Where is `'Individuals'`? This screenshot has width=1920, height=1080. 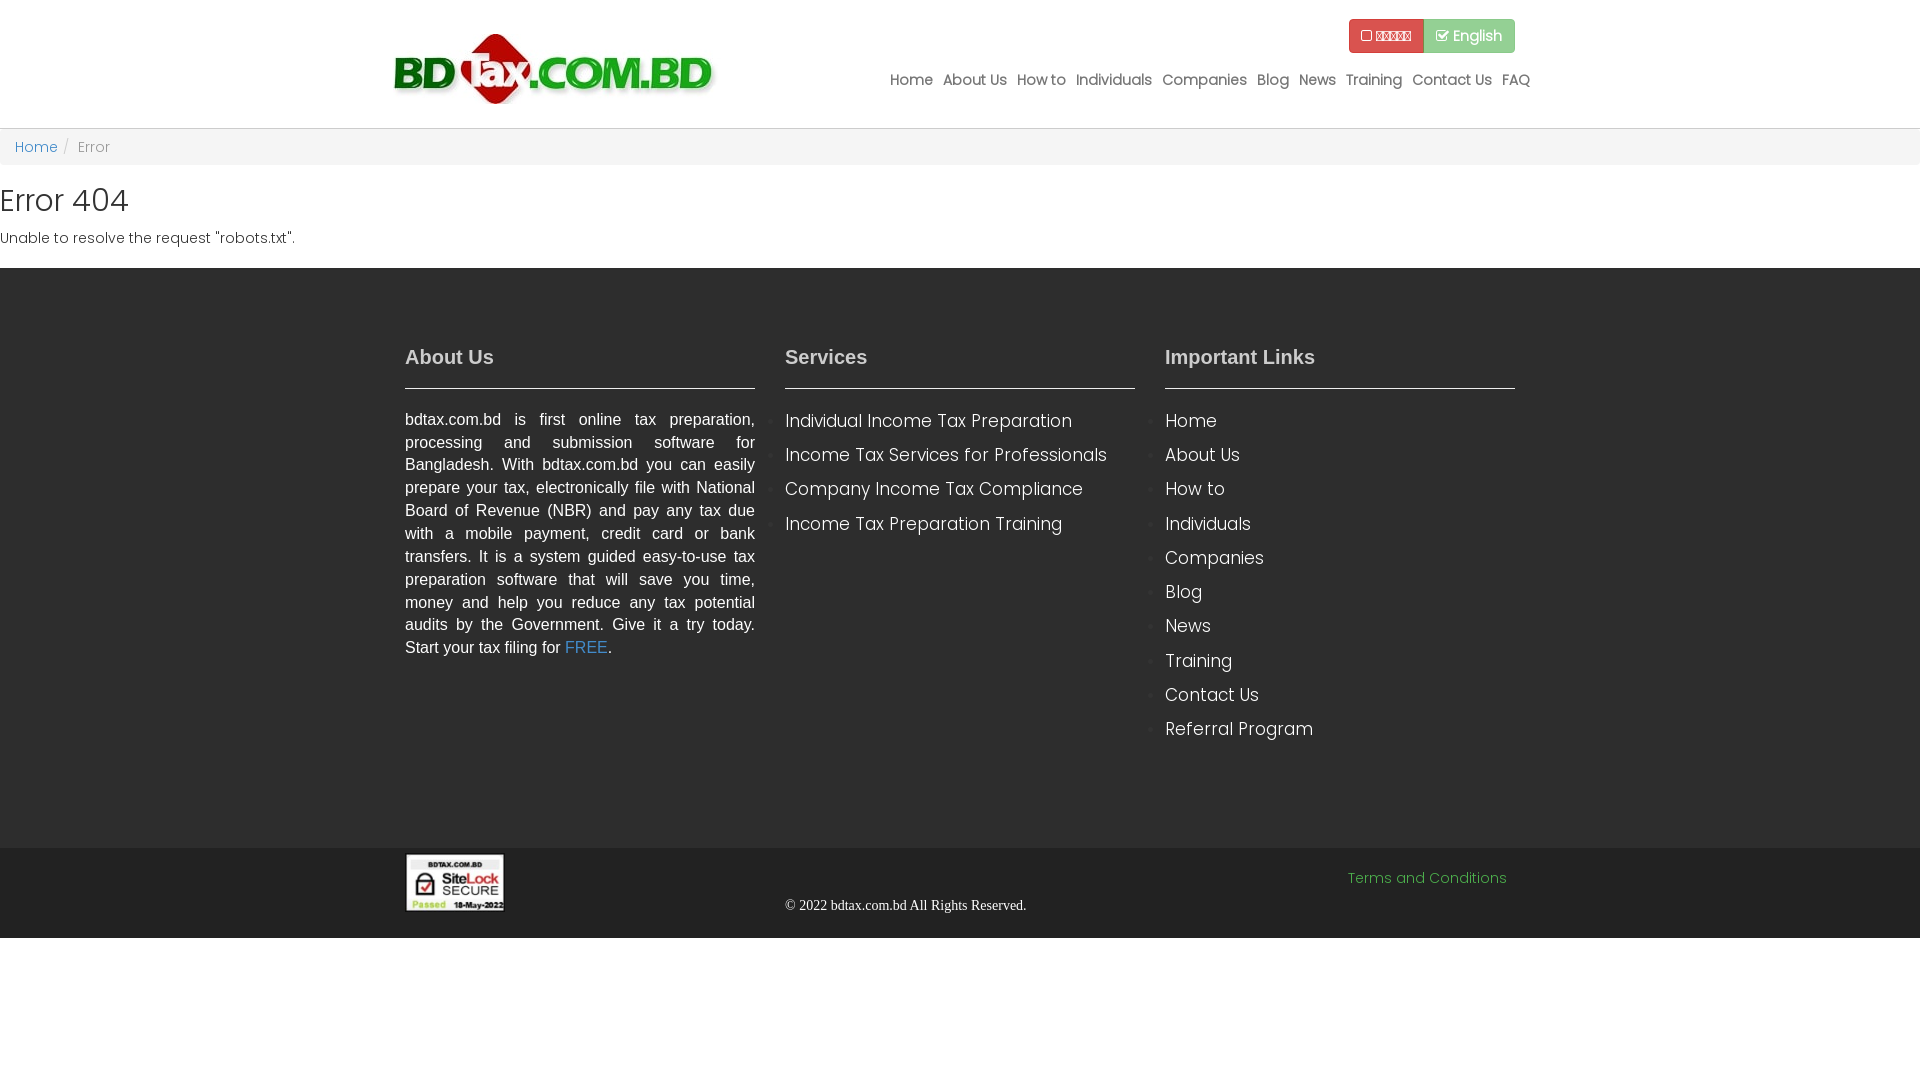 'Individuals' is located at coordinates (1112, 79).